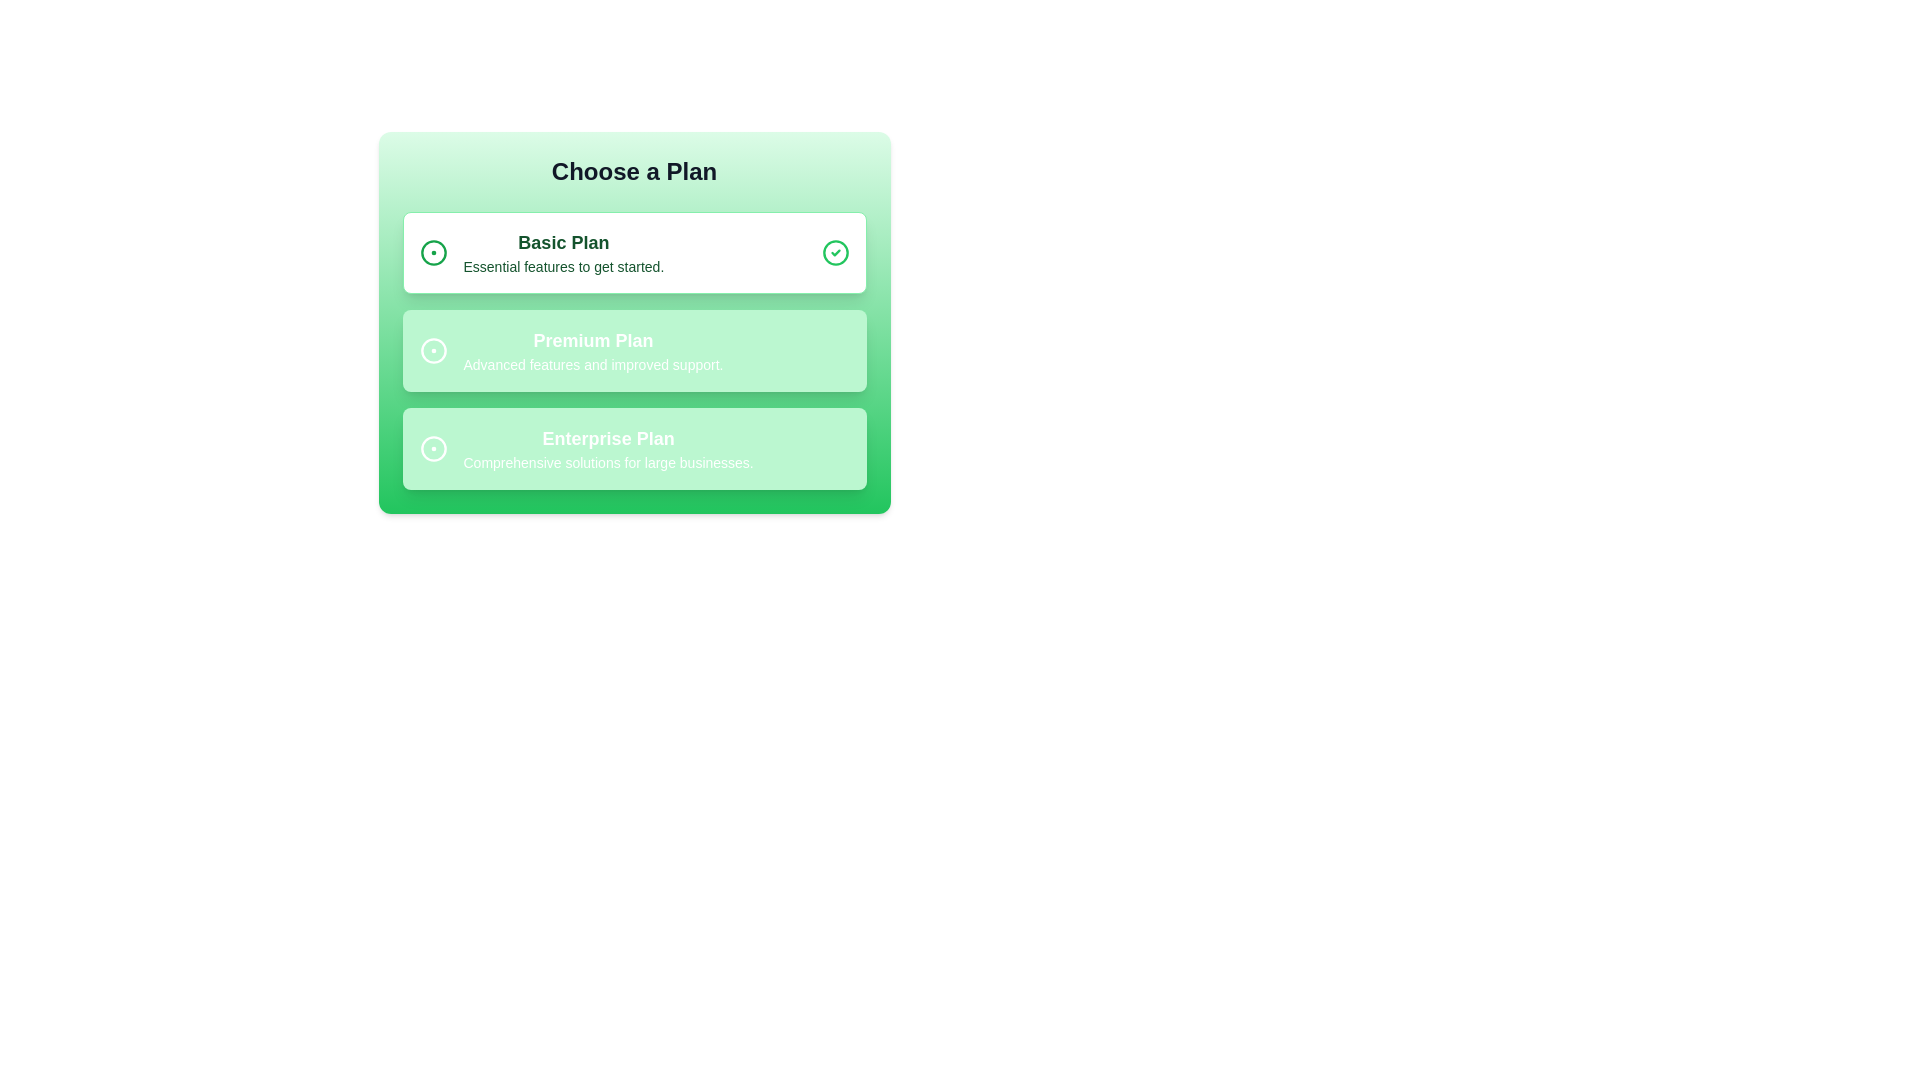  Describe the element at coordinates (633, 447) in the screenshot. I see `the 'Enterprise Plan' card, which is the last item in a vertically stacked list of plan cards with a light green background and bold white text 'Enterprise Plan'` at that location.